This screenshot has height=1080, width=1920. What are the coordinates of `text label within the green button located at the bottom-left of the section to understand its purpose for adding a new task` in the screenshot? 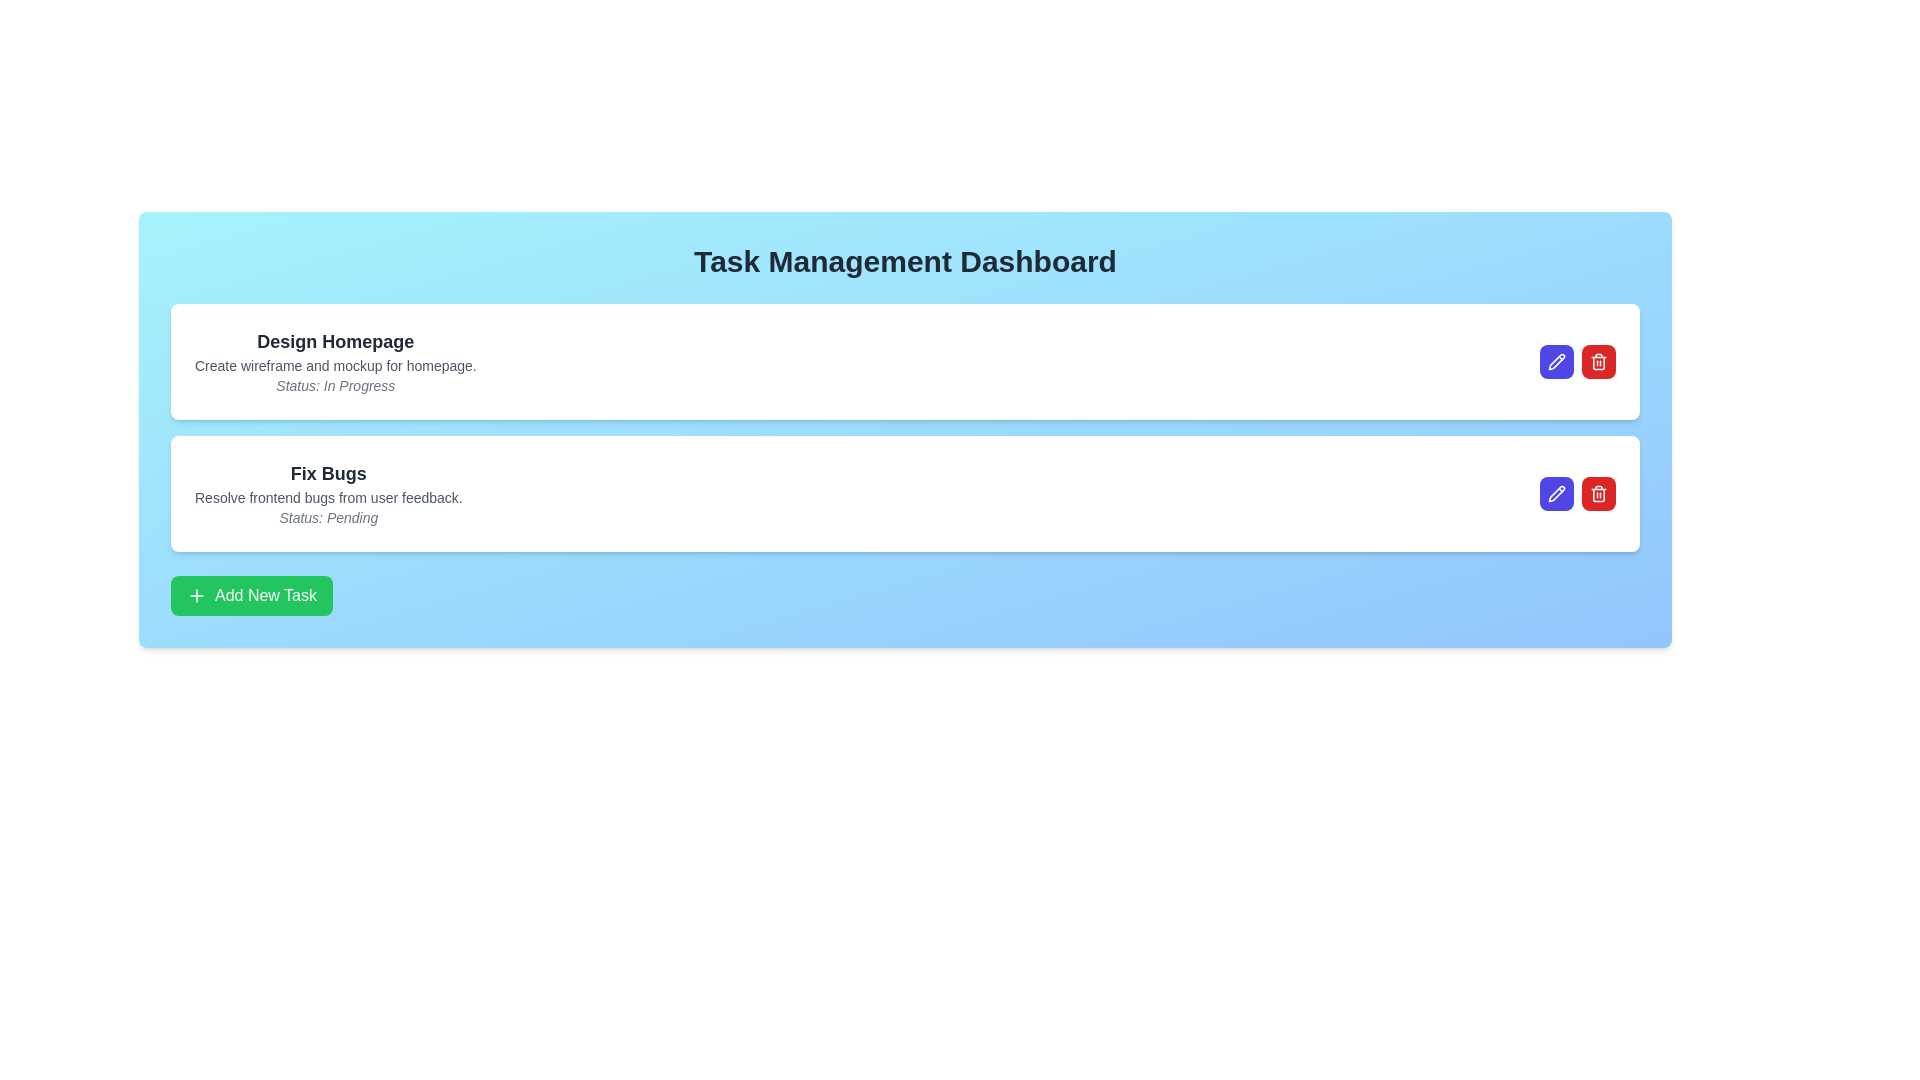 It's located at (264, 595).